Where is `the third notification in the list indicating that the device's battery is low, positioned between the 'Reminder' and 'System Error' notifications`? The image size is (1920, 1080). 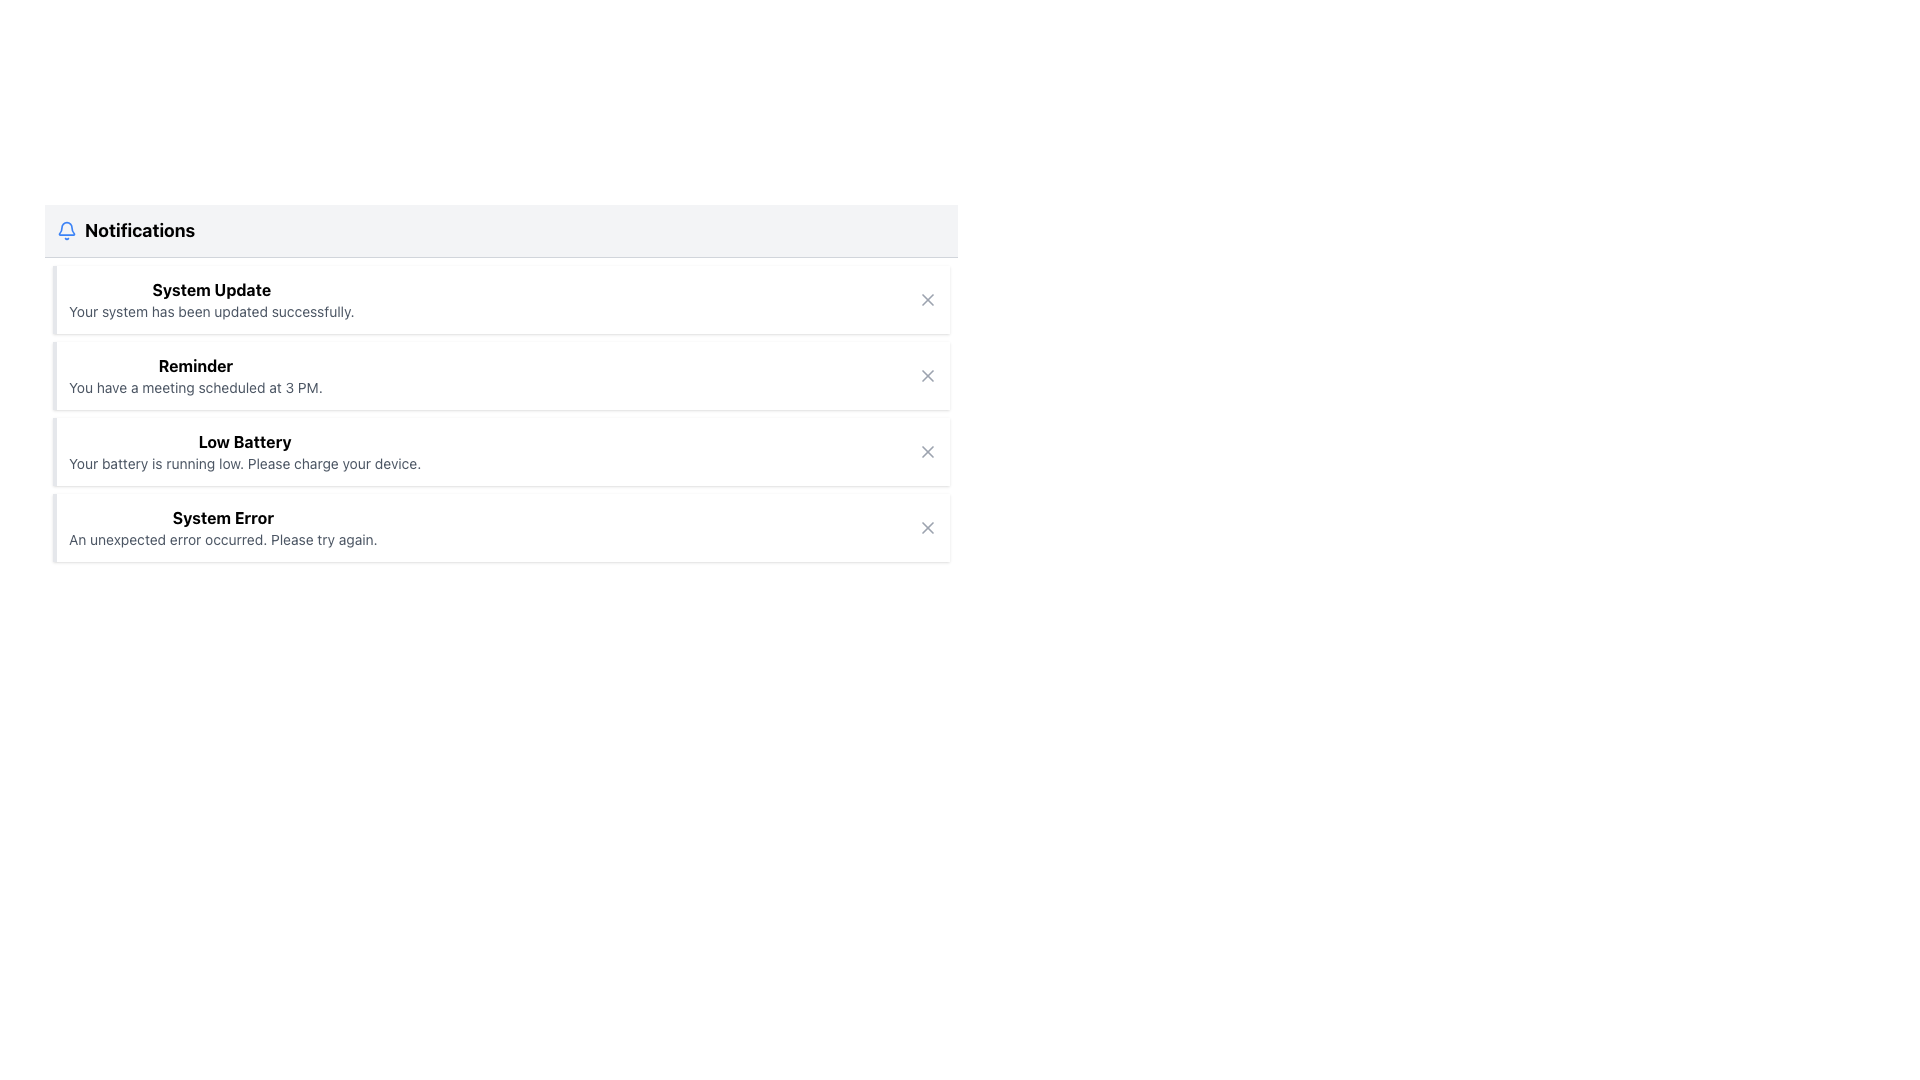
the third notification in the list indicating that the device's battery is low, positioned between the 'Reminder' and 'System Error' notifications is located at coordinates (244, 451).